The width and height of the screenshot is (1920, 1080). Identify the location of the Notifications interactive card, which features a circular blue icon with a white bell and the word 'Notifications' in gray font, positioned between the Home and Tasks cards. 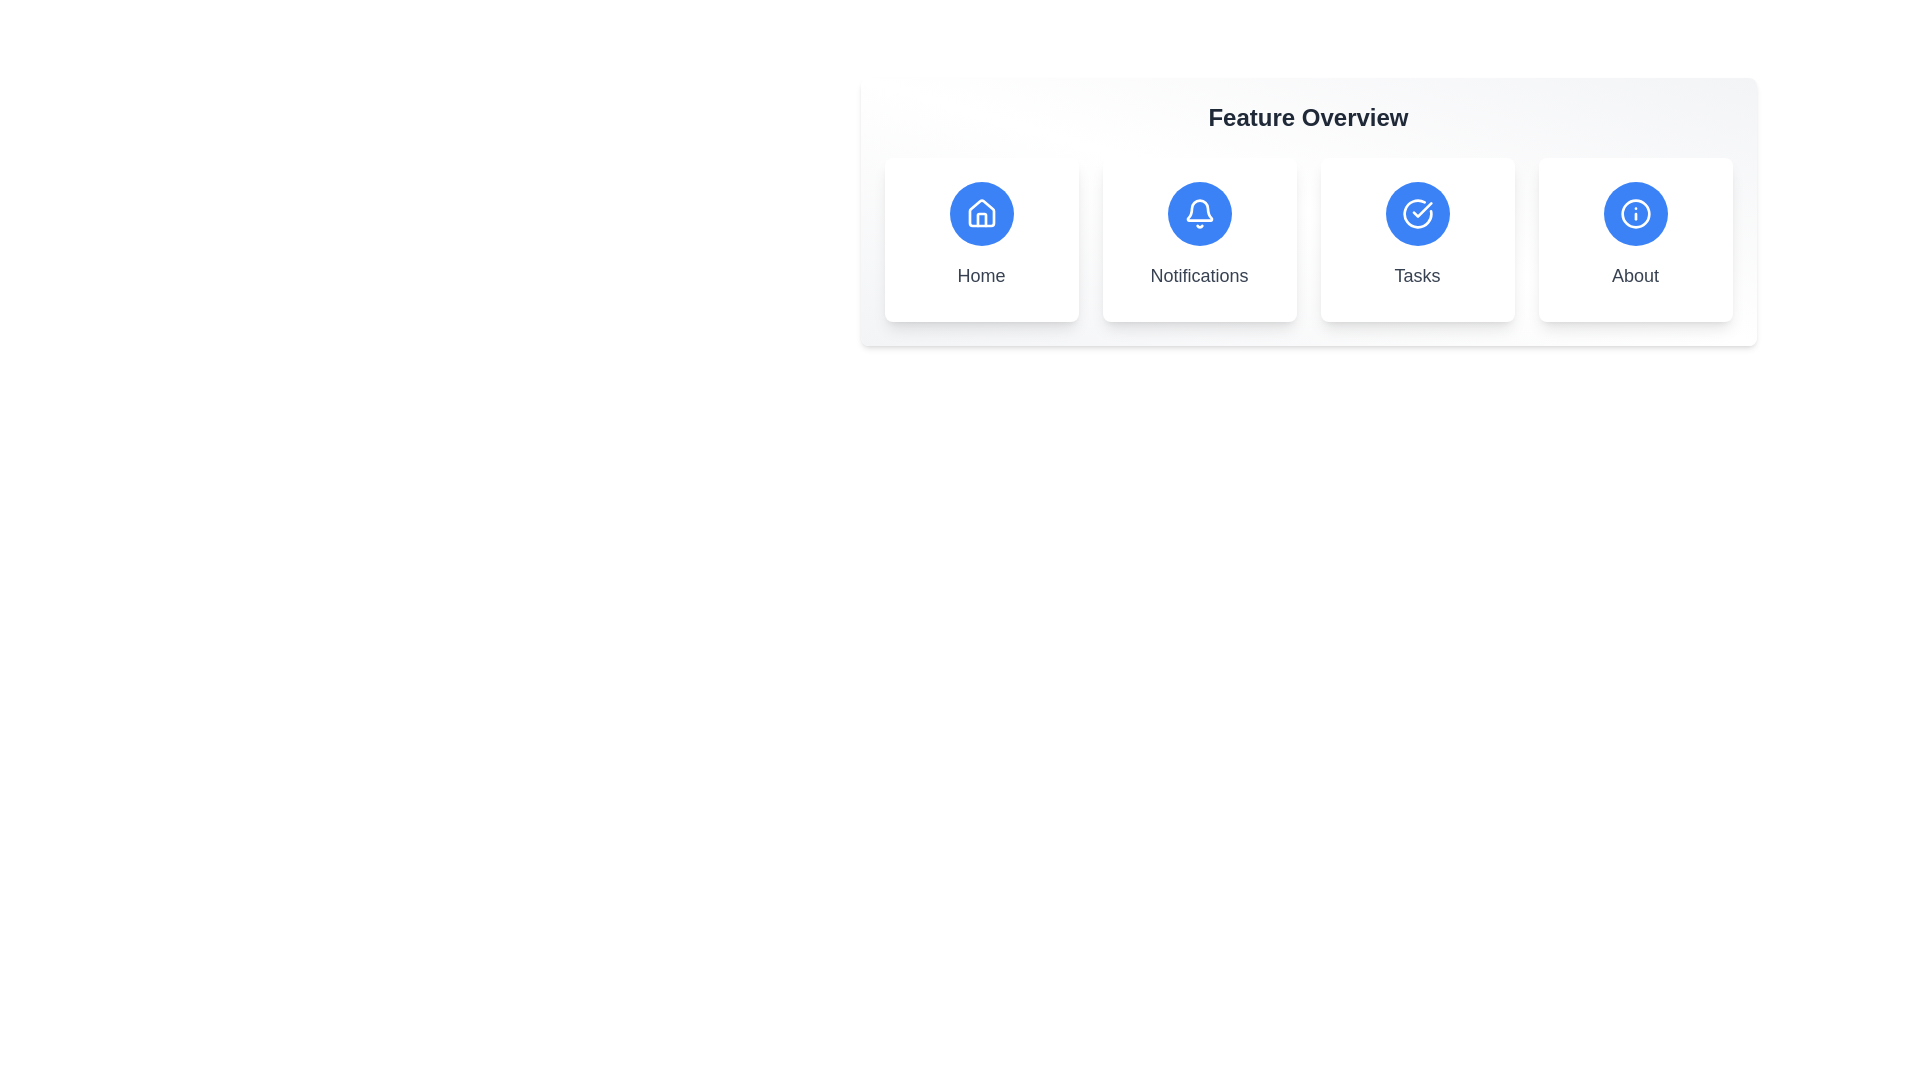
(1199, 238).